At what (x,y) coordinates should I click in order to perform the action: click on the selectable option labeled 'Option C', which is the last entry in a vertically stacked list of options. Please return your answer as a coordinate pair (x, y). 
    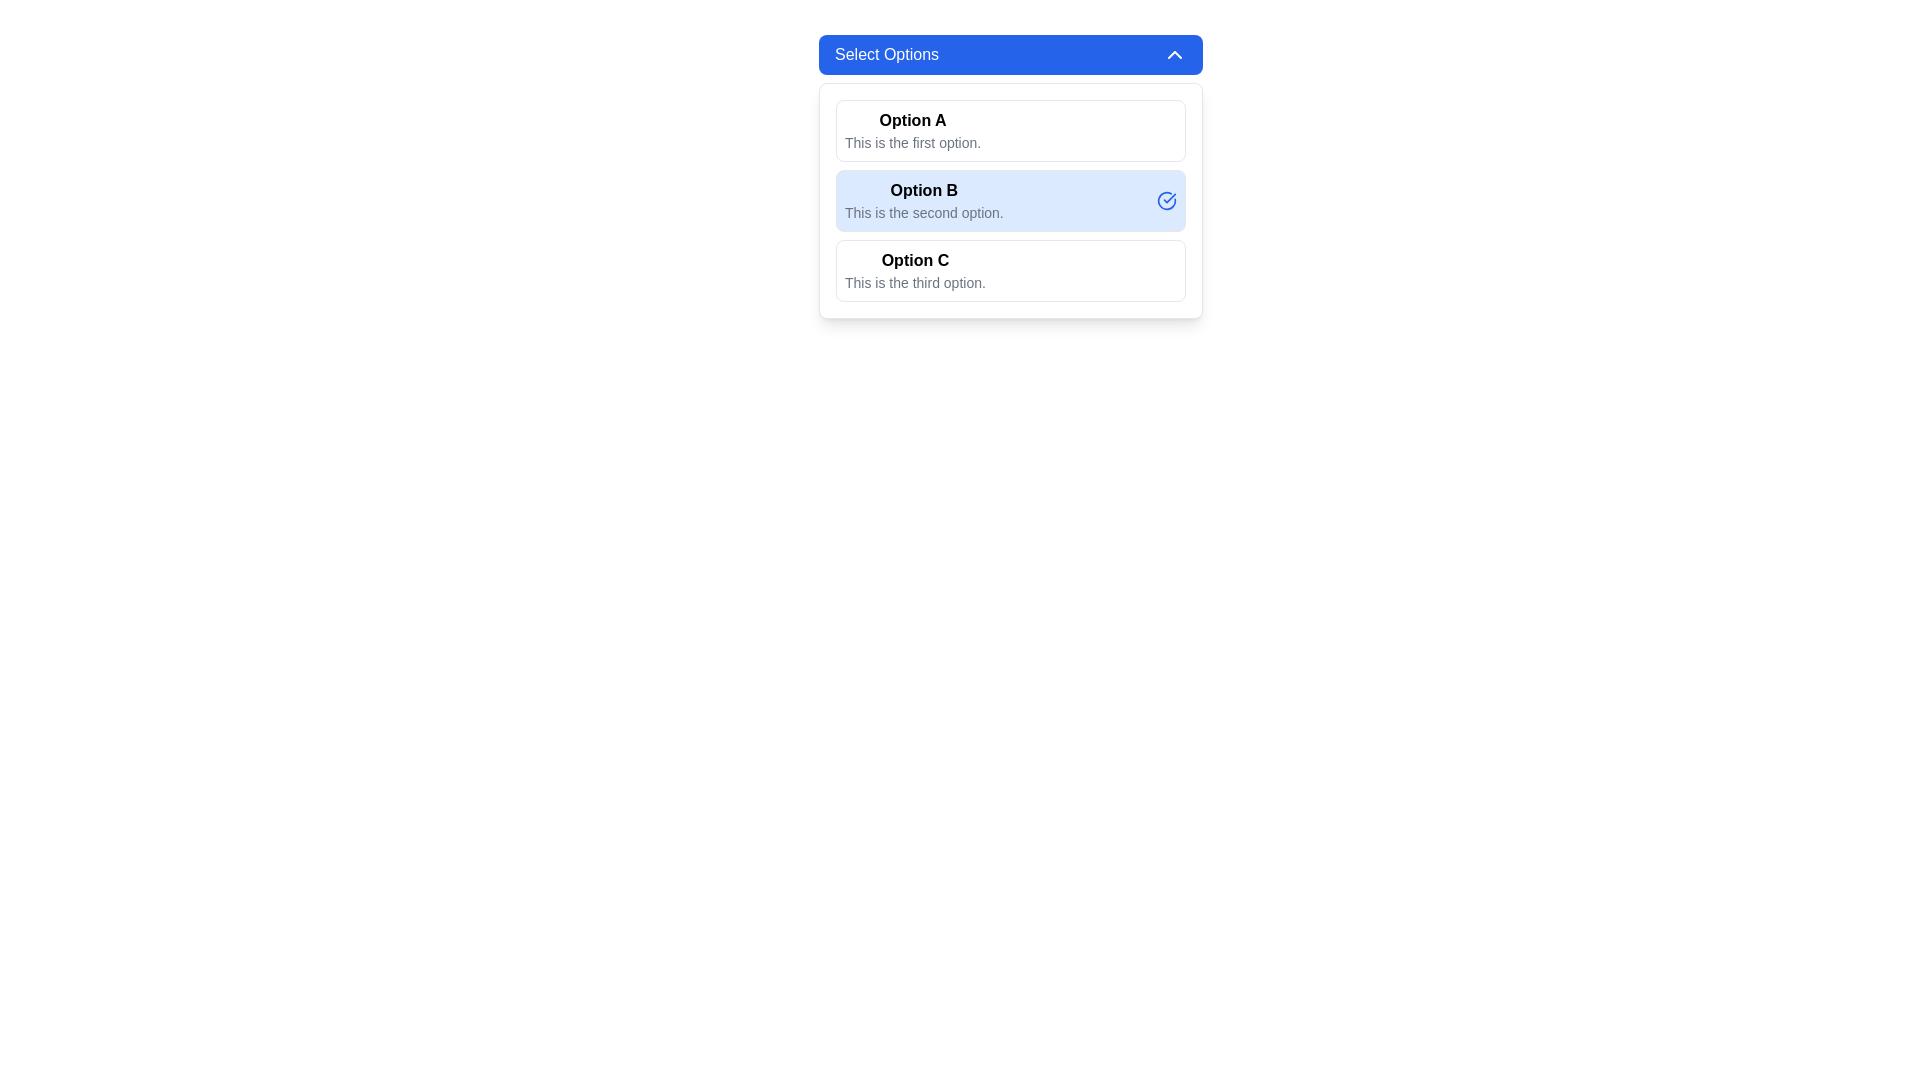
    Looking at the image, I should click on (1011, 270).